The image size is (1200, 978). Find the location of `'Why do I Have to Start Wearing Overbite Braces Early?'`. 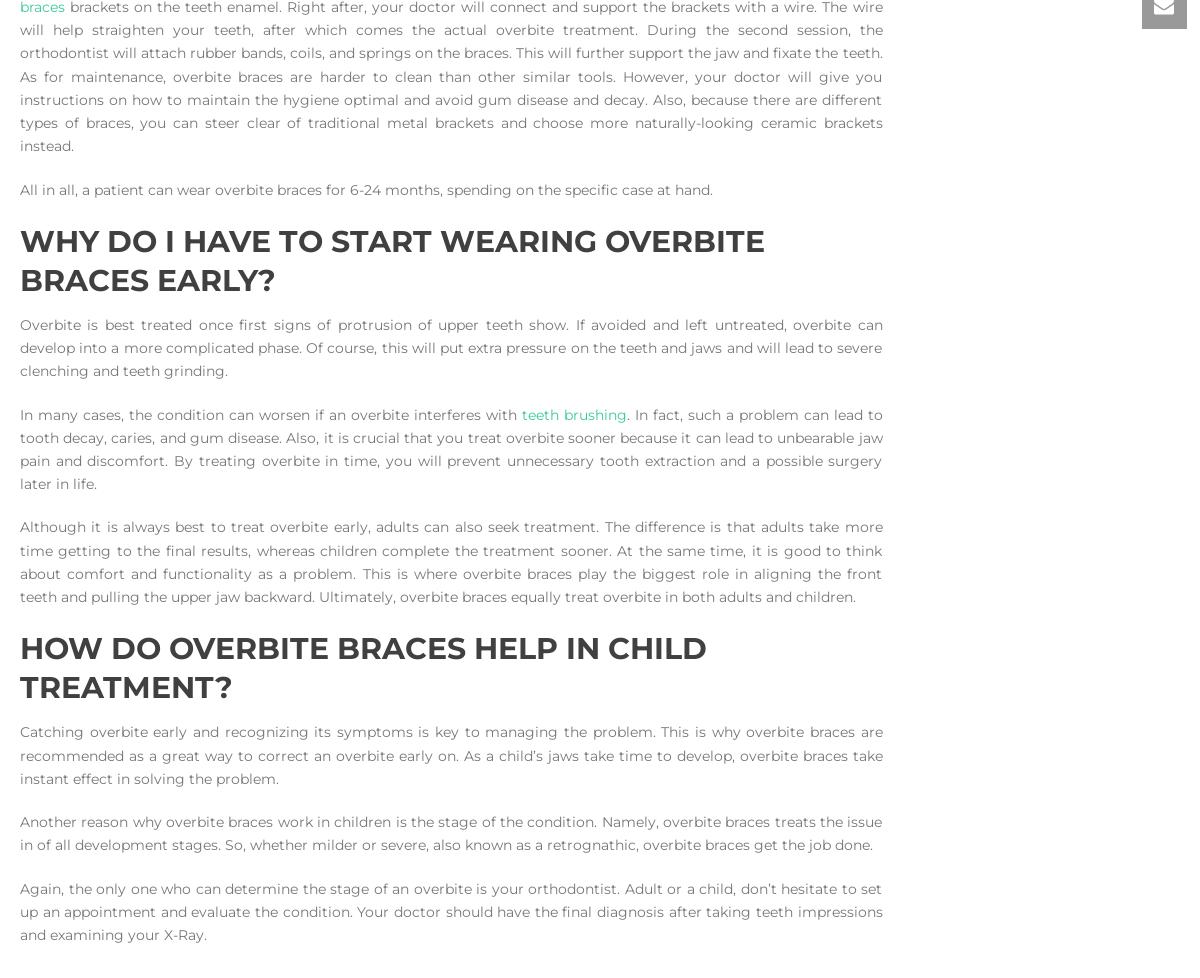

'Why do I Have to Start Wearing Overbite Braces Early?' is located at coordinates (392, 258).